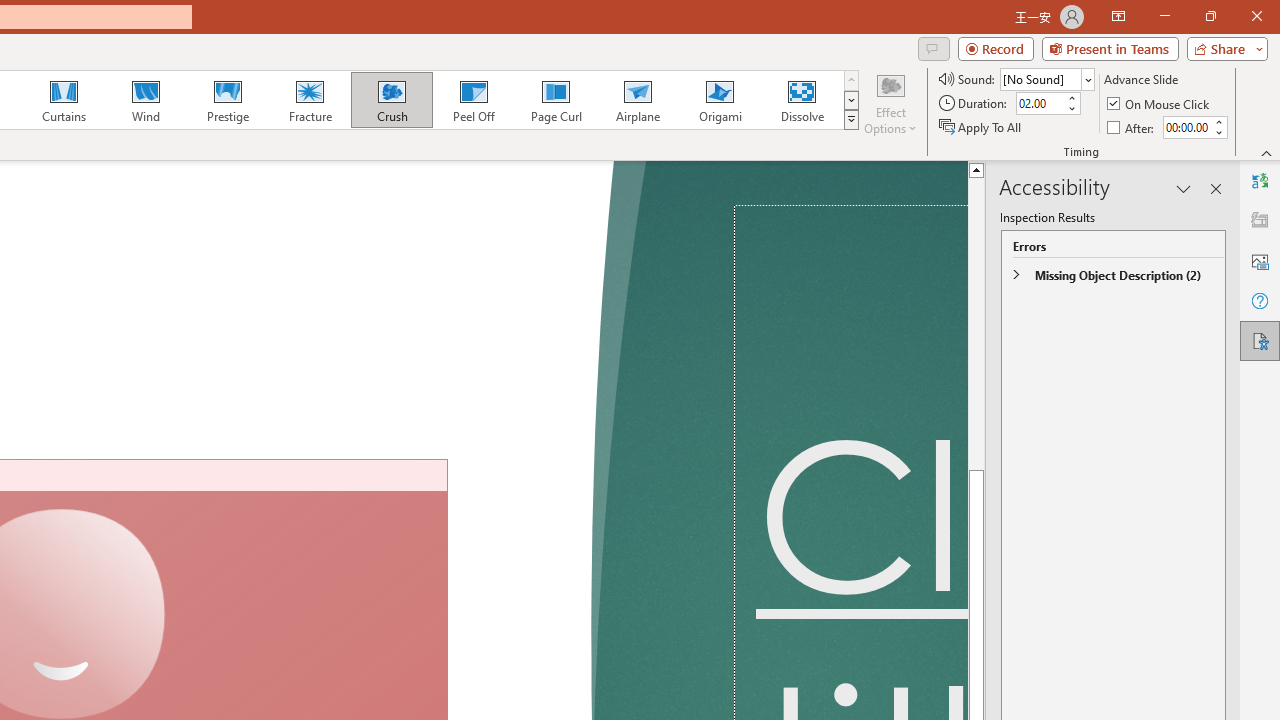 The image size is (1280, 720). I want to click on 'On Mouse Click', so click(1159, 103).